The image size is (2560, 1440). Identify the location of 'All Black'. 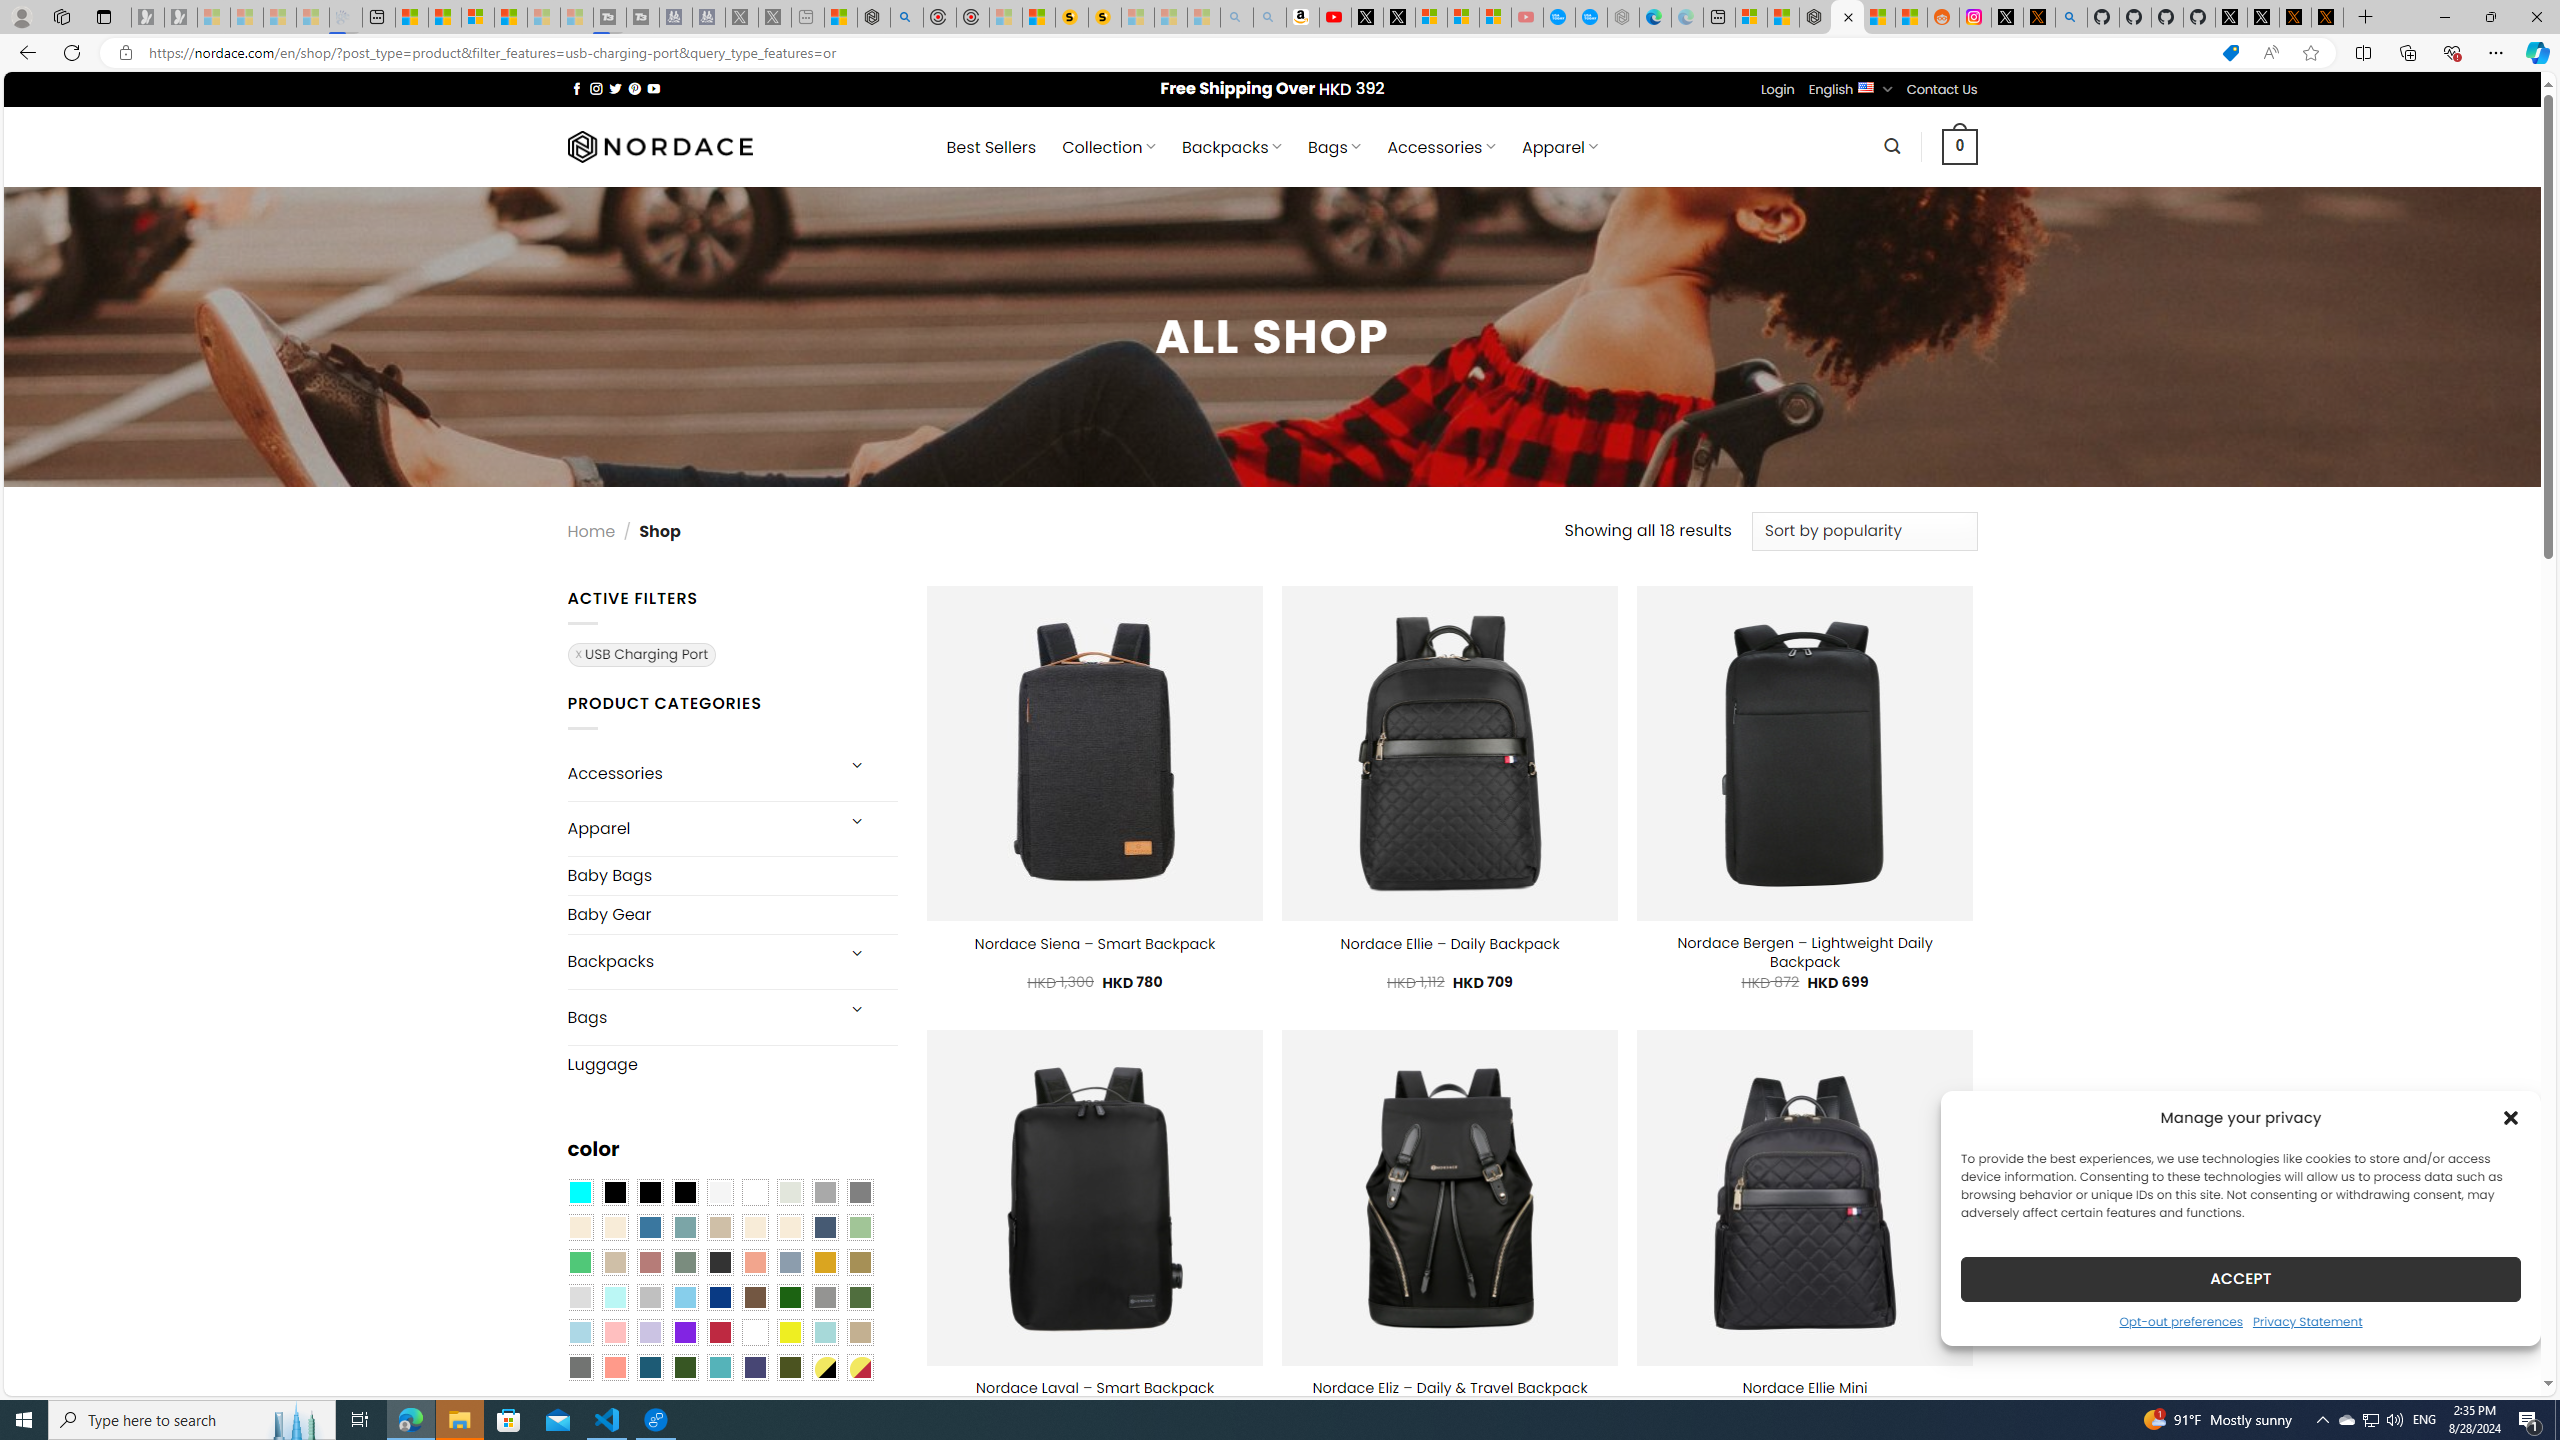
(613, 1192).